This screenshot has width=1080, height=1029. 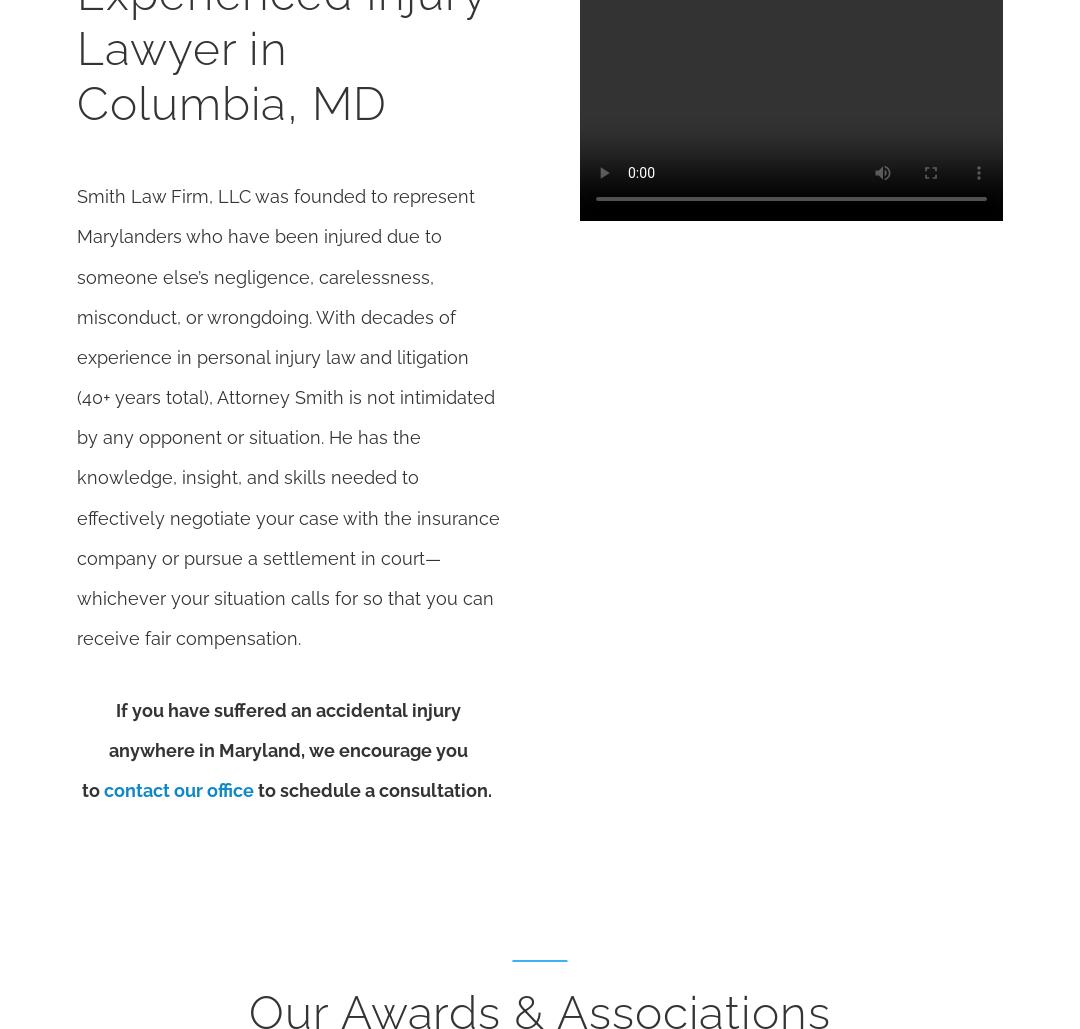 I want to click on 'Quick Links', so click(x=407, y=168).